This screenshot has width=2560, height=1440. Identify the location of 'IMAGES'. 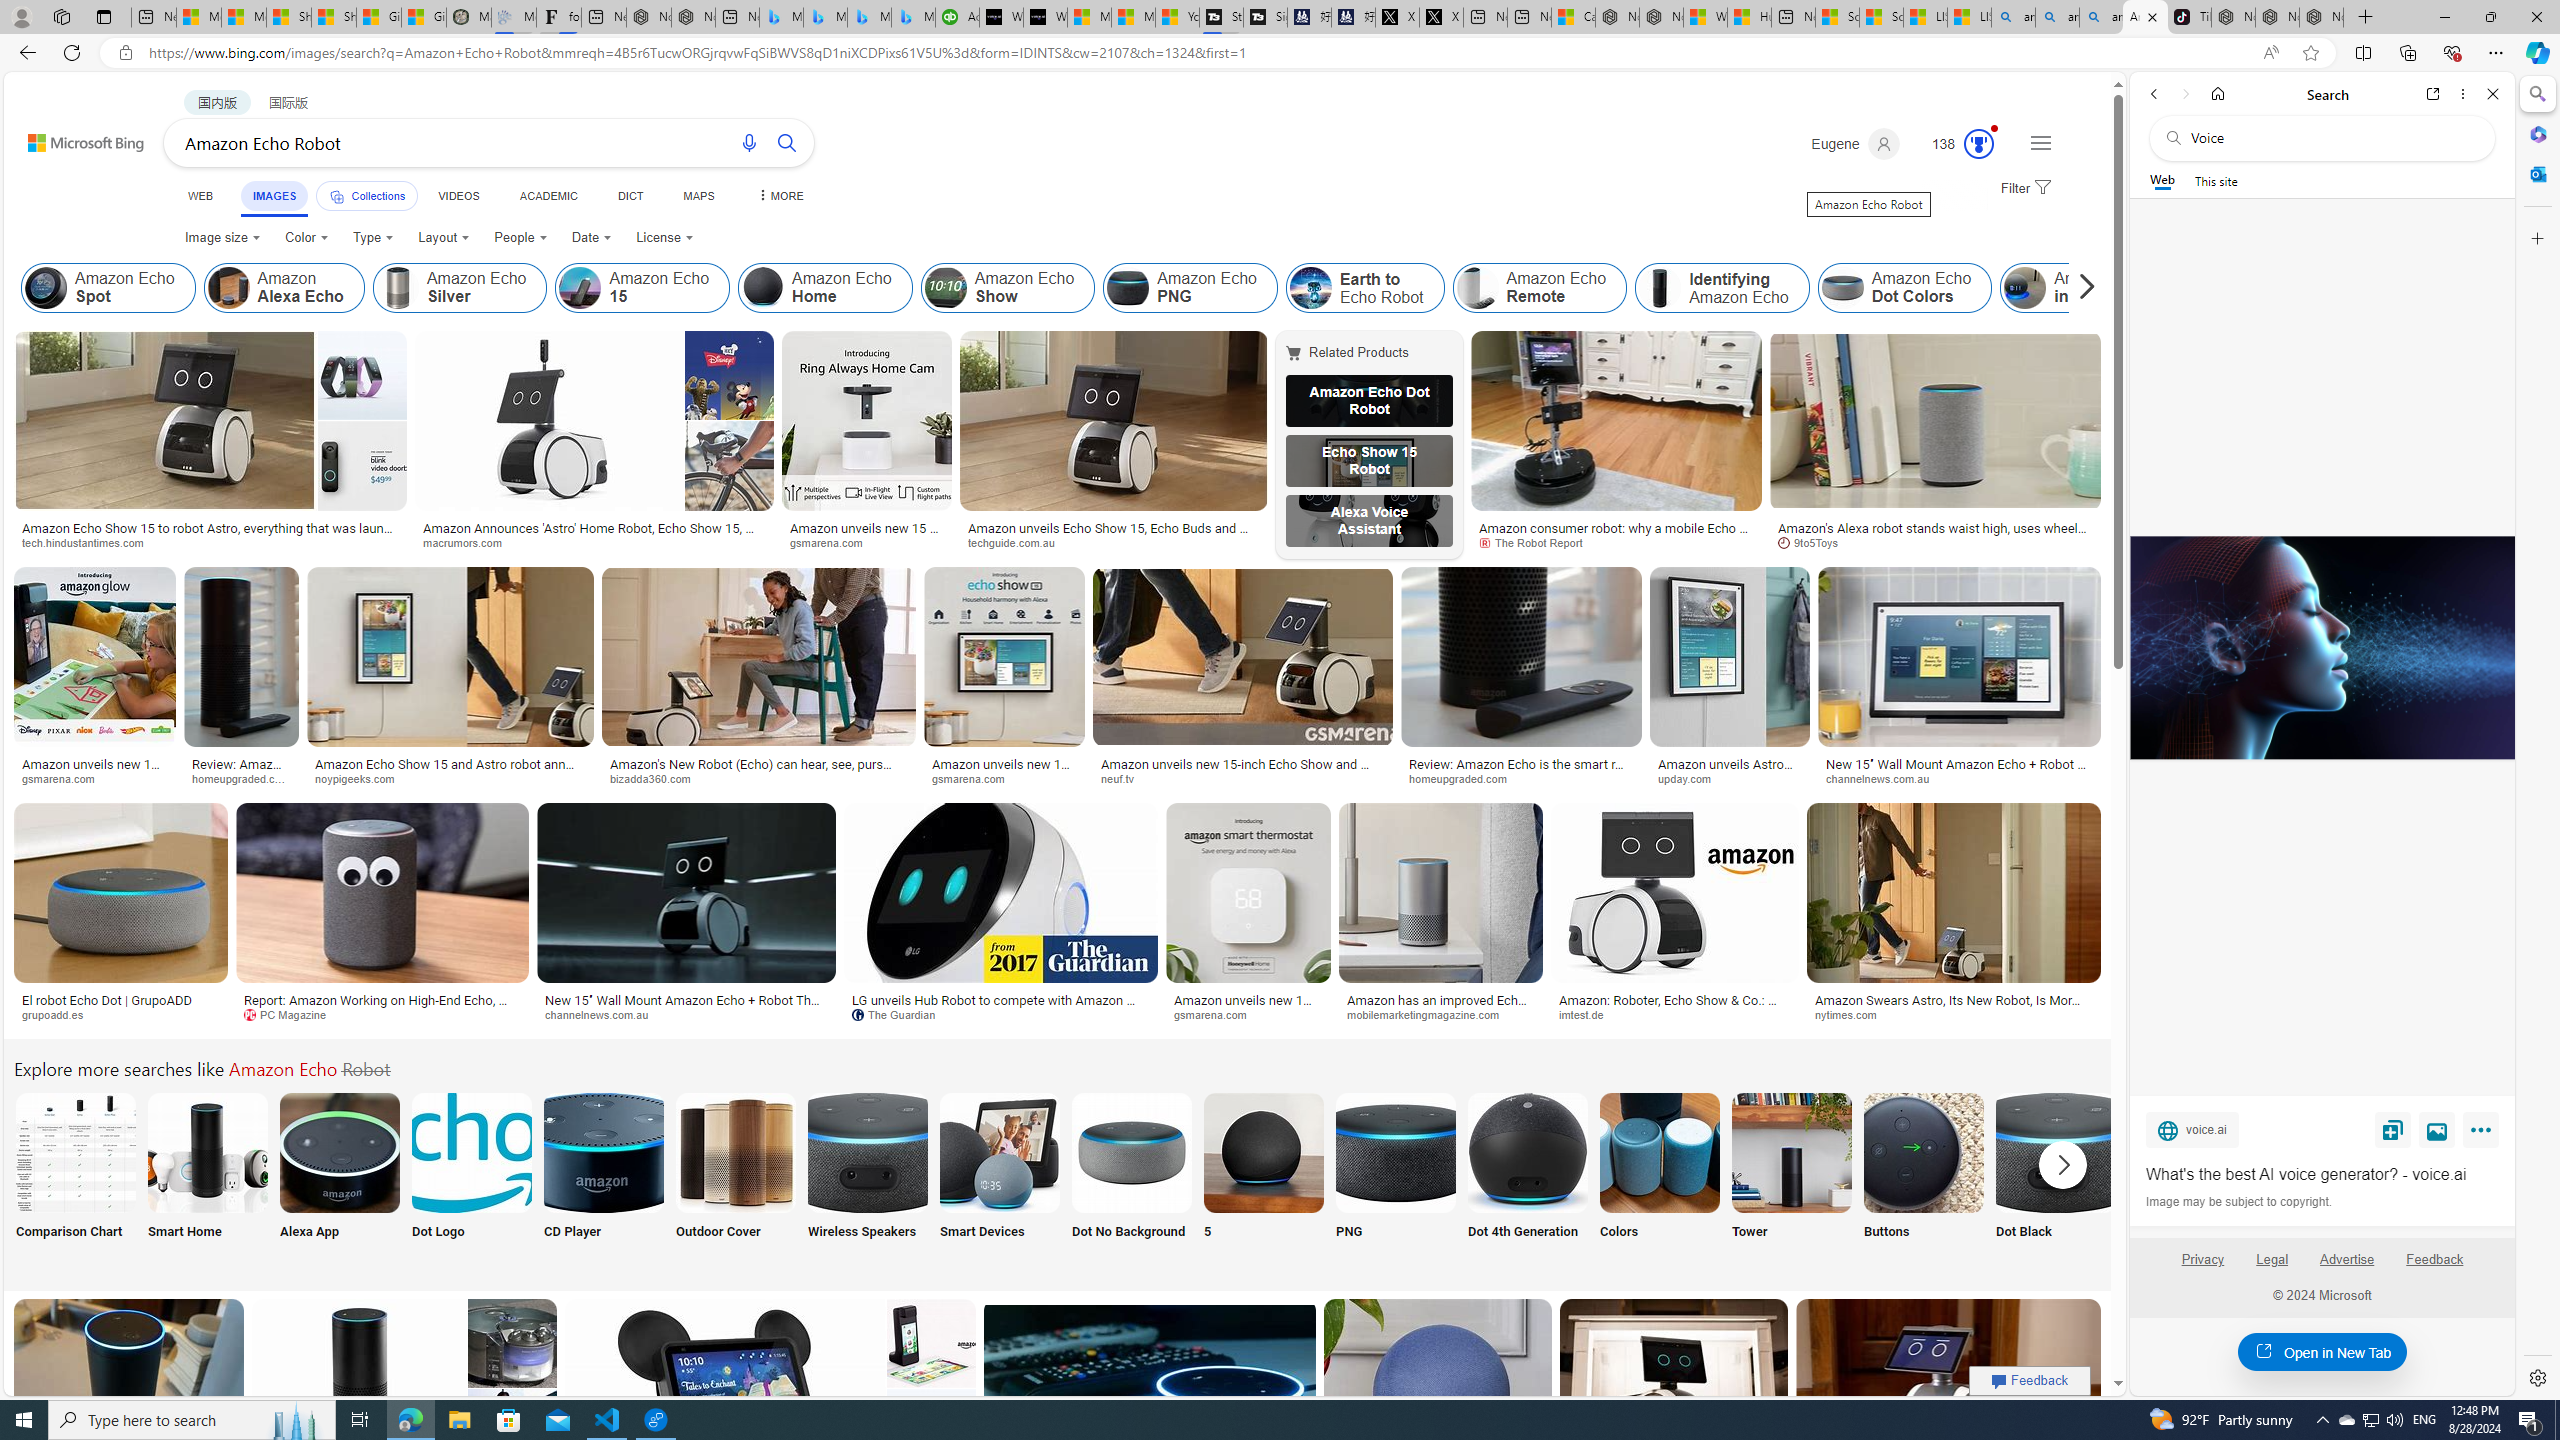
(274, 195).